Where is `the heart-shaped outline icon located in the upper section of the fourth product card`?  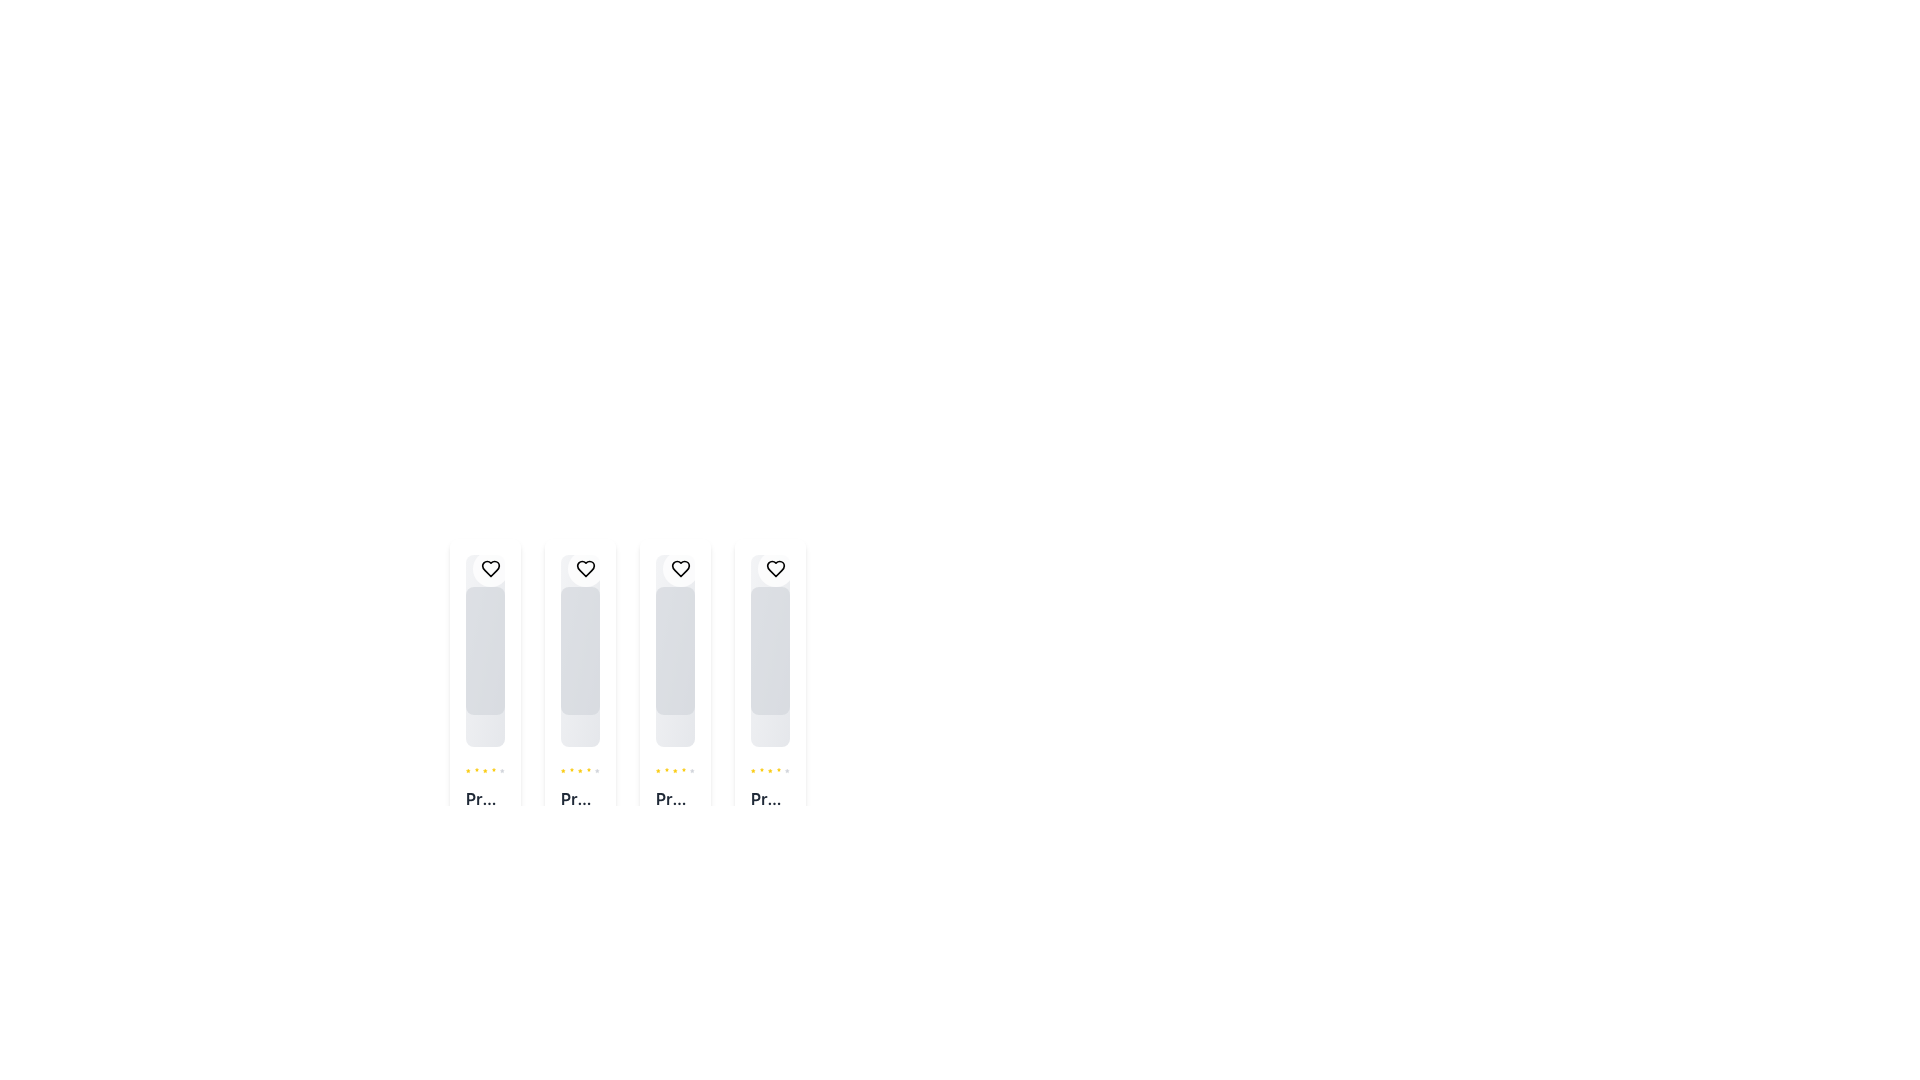
the heart-shaped outline icon located in the upper section of the fourth product card is located at coordinates (775, 569).